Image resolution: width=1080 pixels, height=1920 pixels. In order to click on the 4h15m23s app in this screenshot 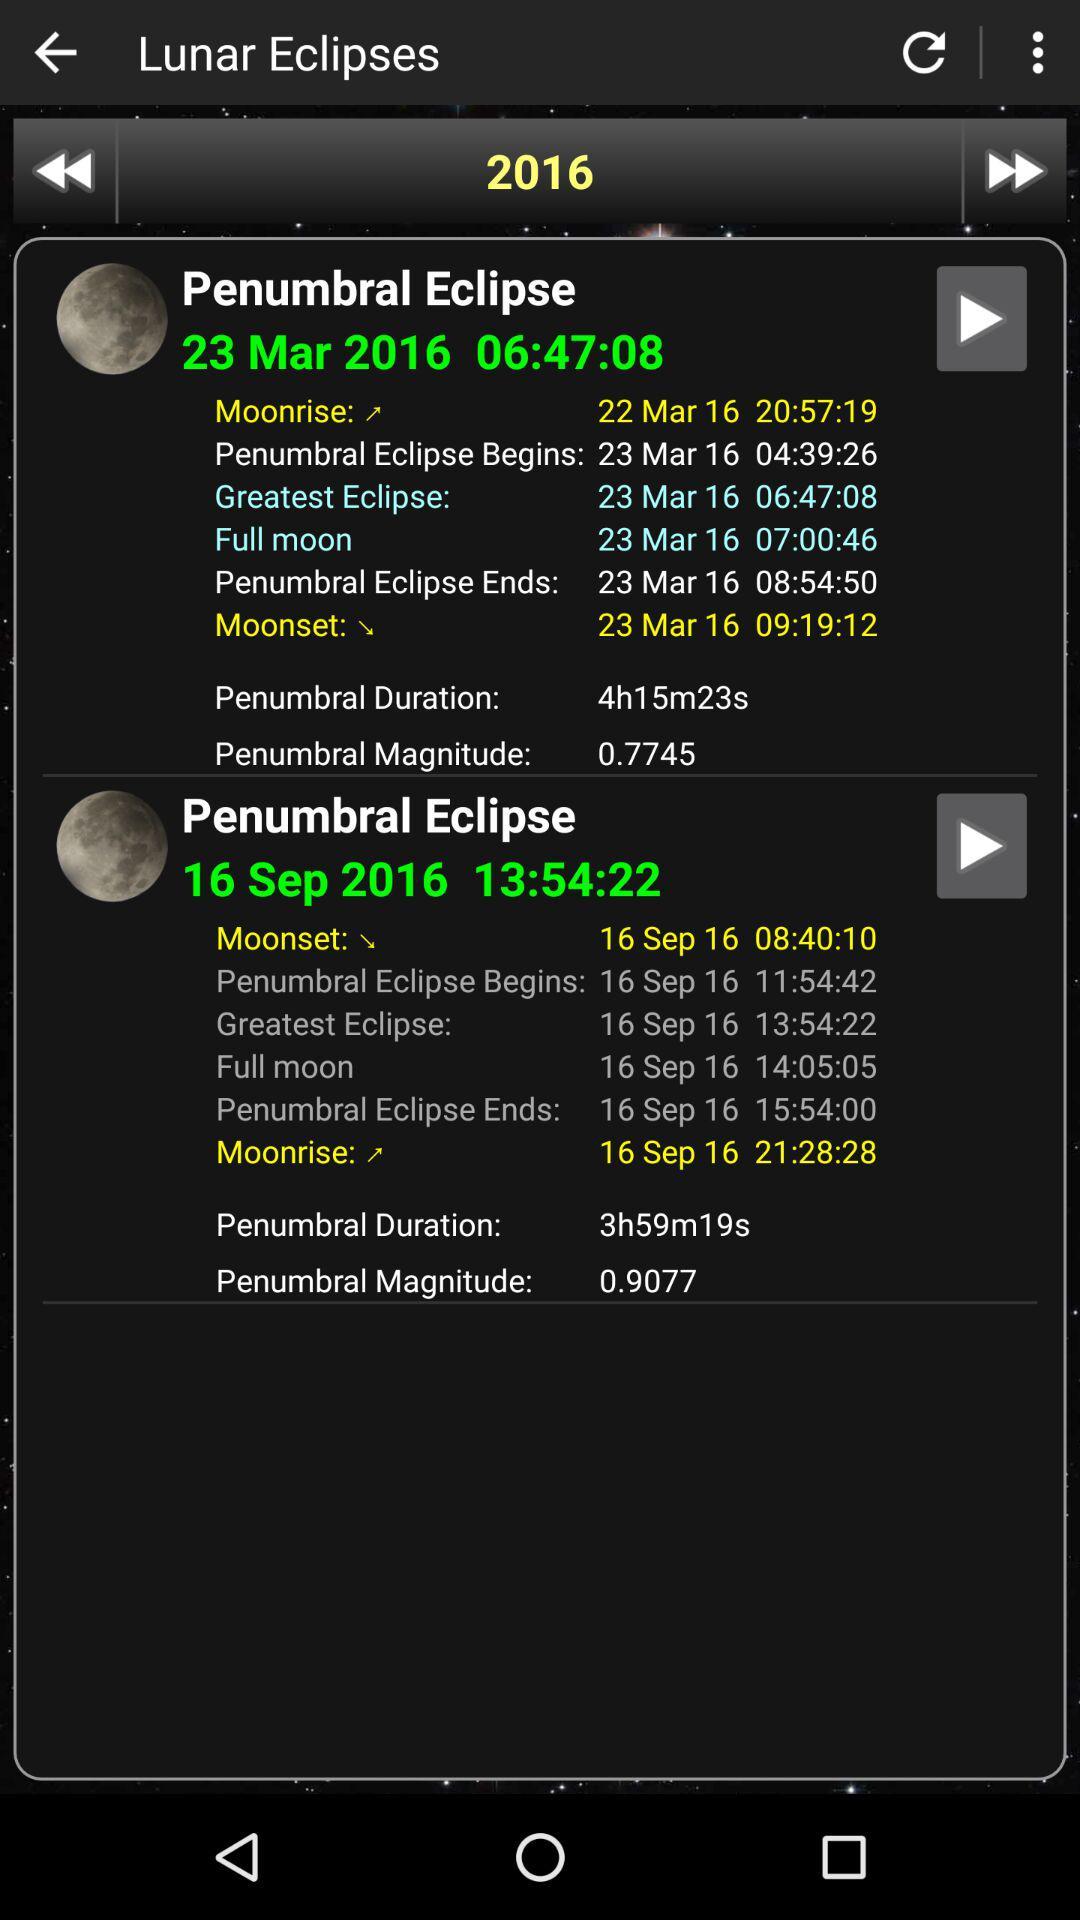, I will do `click(737, 696)`.